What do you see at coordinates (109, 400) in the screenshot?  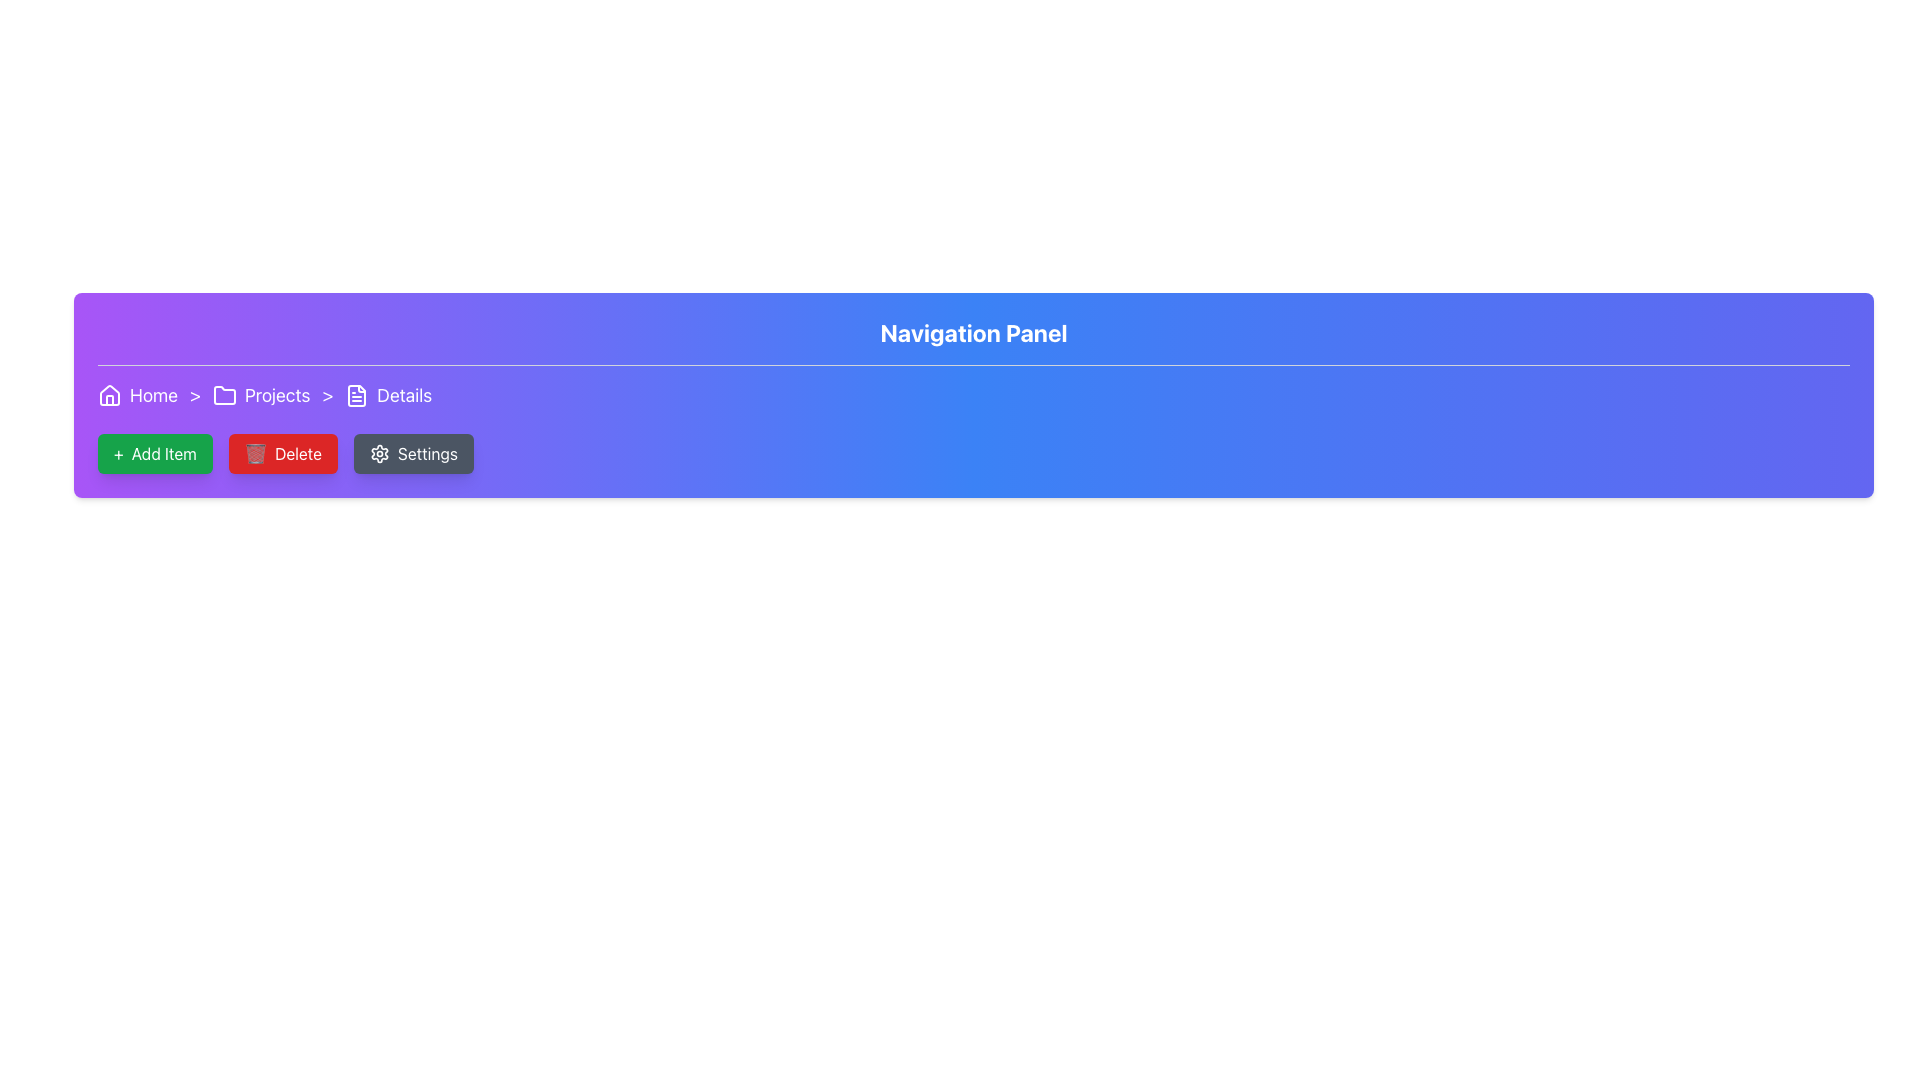 I see `the vector graphic component representing the 'Home' section of the breadcrumb navigation` at bounding box center [109, 400].